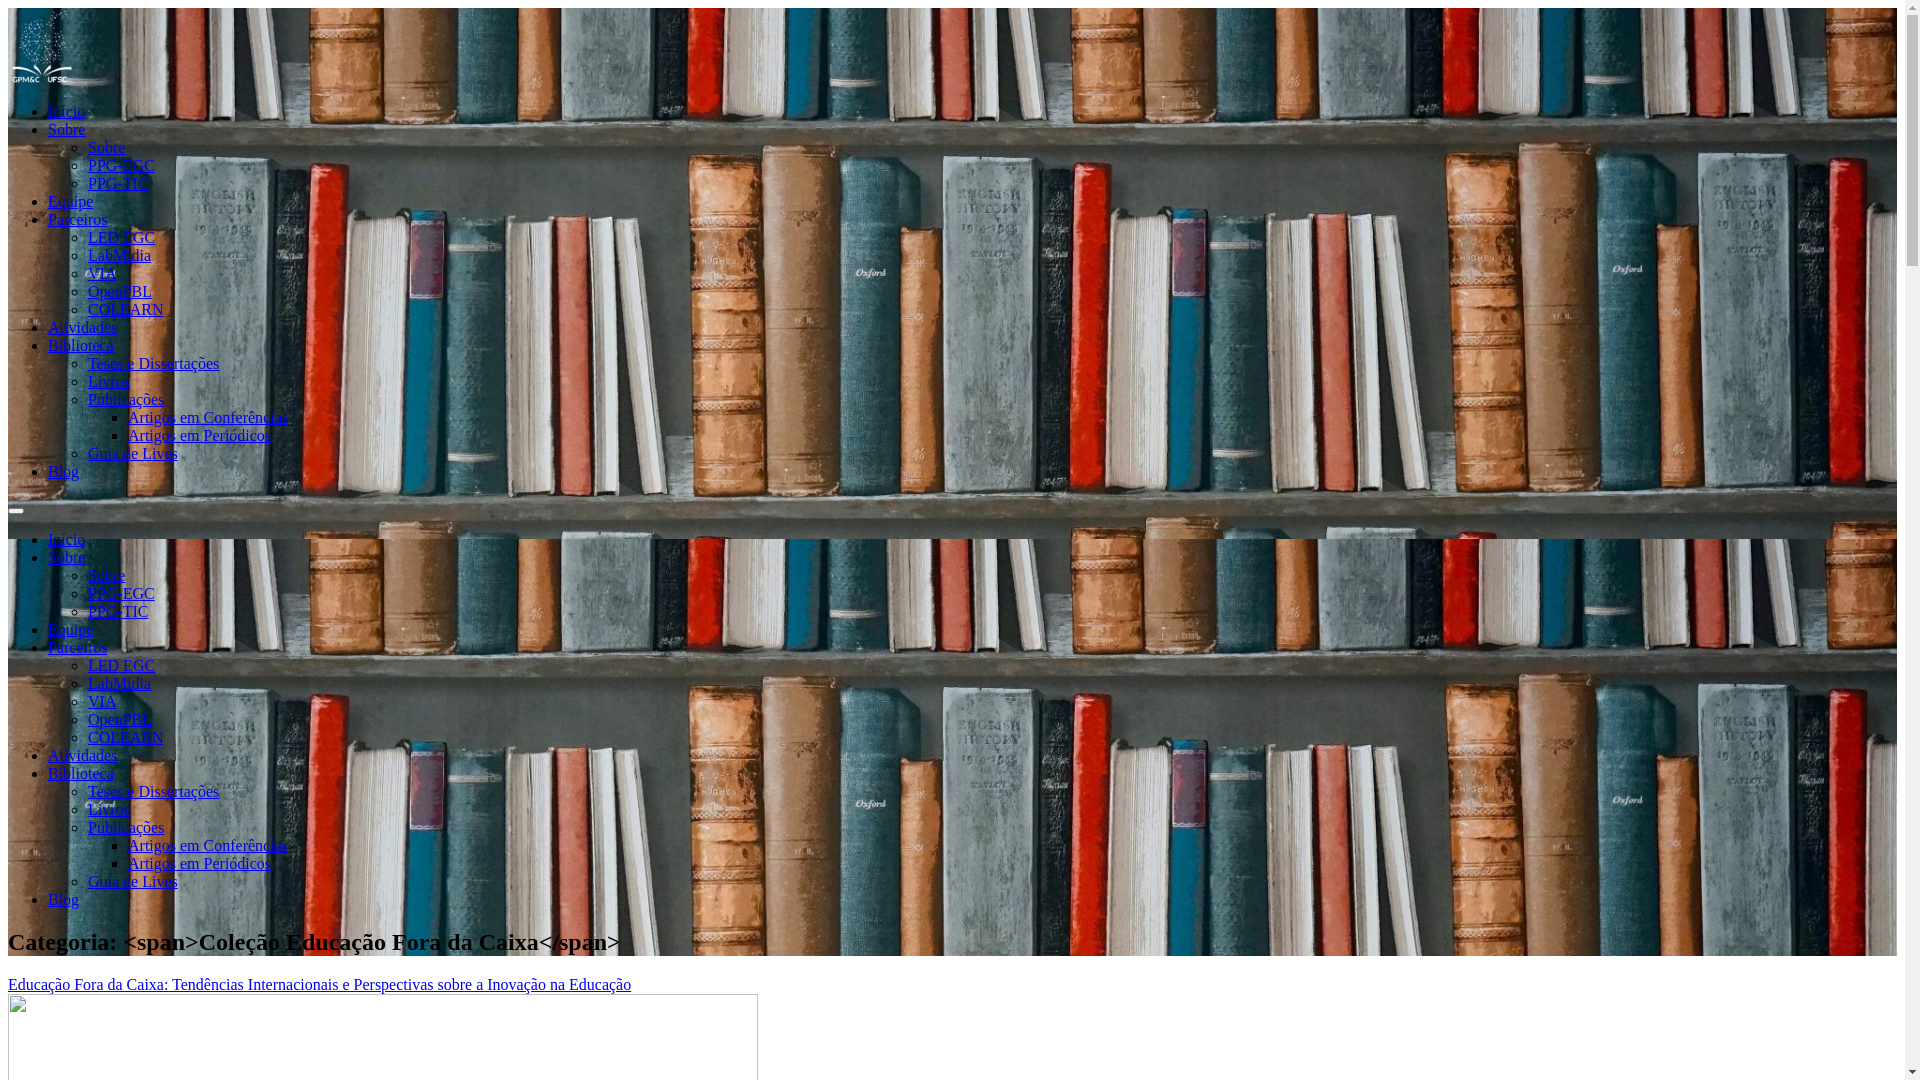 The image size is (1920, 1080). I want to click on 'OpenPBL', so click(119, 291).